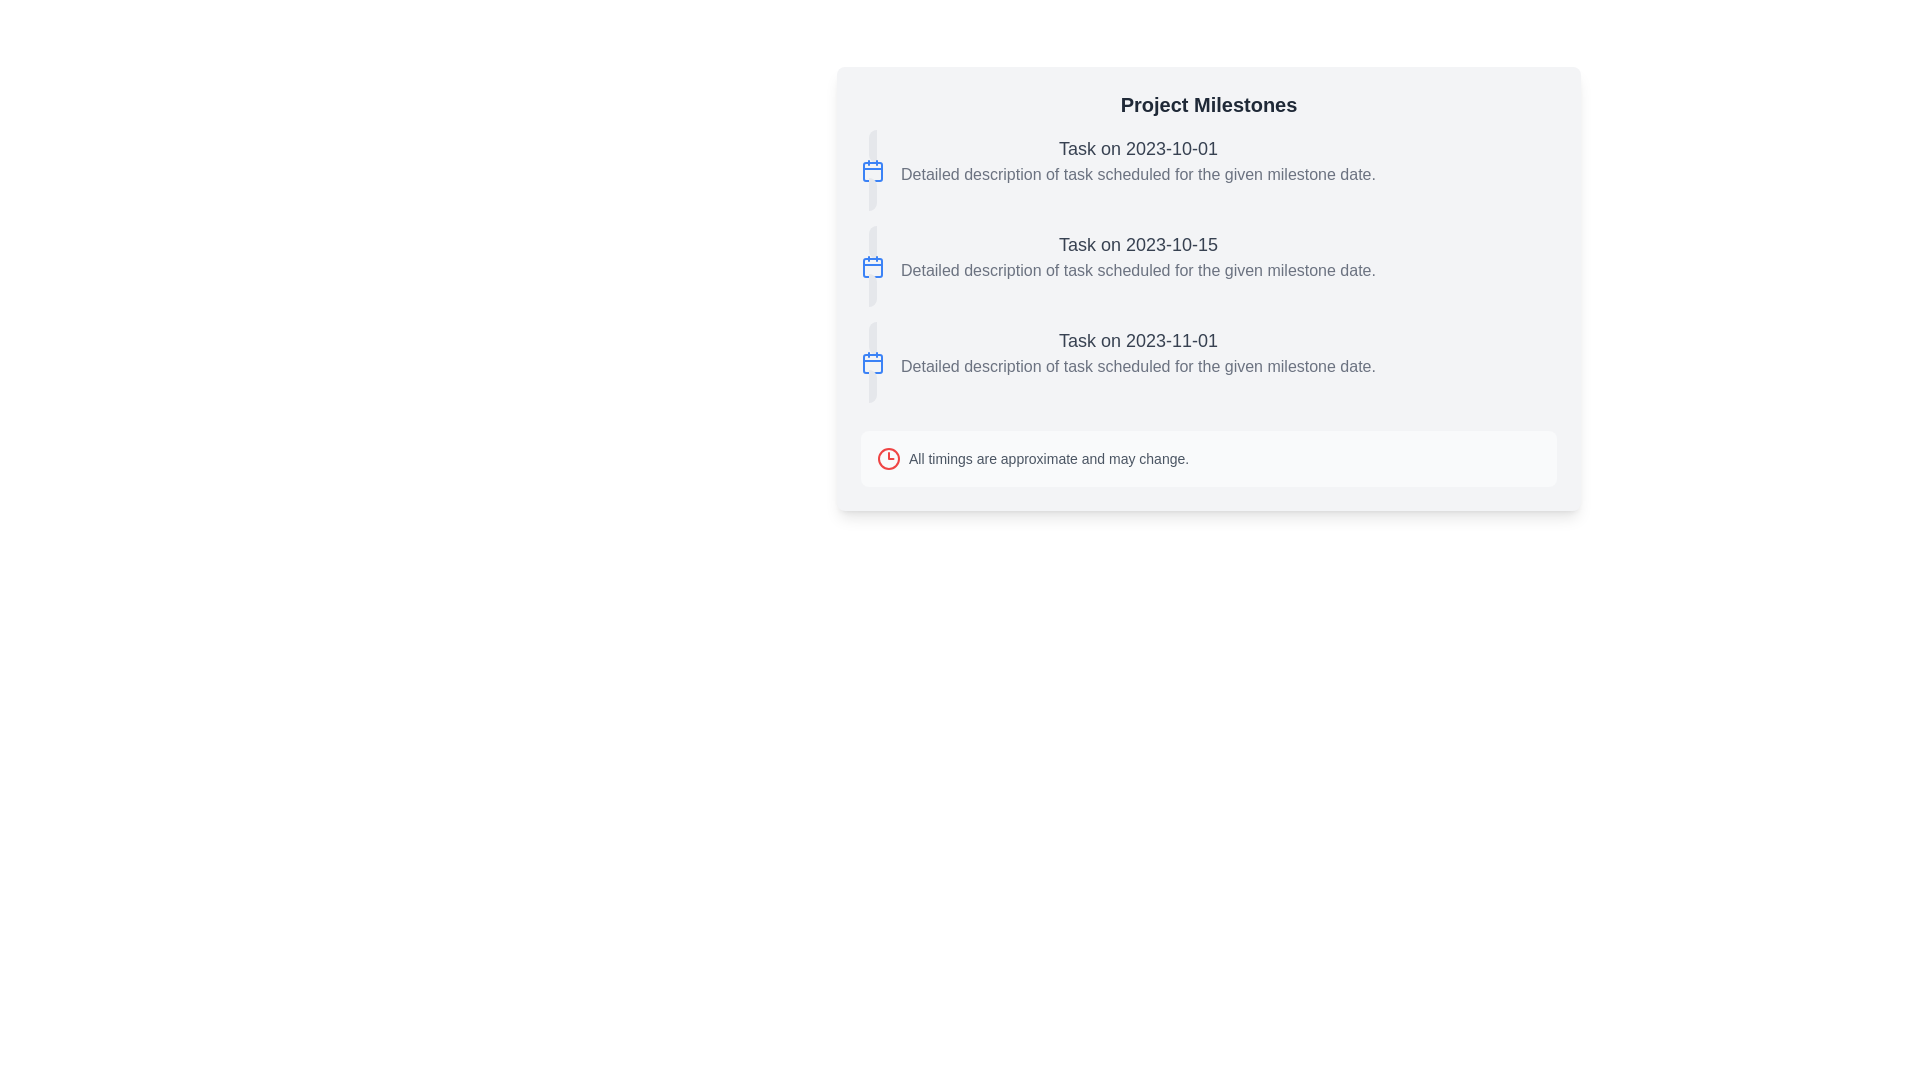 The height and width of the screenshot is (1080, 1920). What do you see at coordinates (873, 169) in the screenshot?
I see `the first calendar icon representing the project milestone dated 2023-10-01, located to the left of the 'Task on 2023-10-01' text` at bounding box center [873, 169].